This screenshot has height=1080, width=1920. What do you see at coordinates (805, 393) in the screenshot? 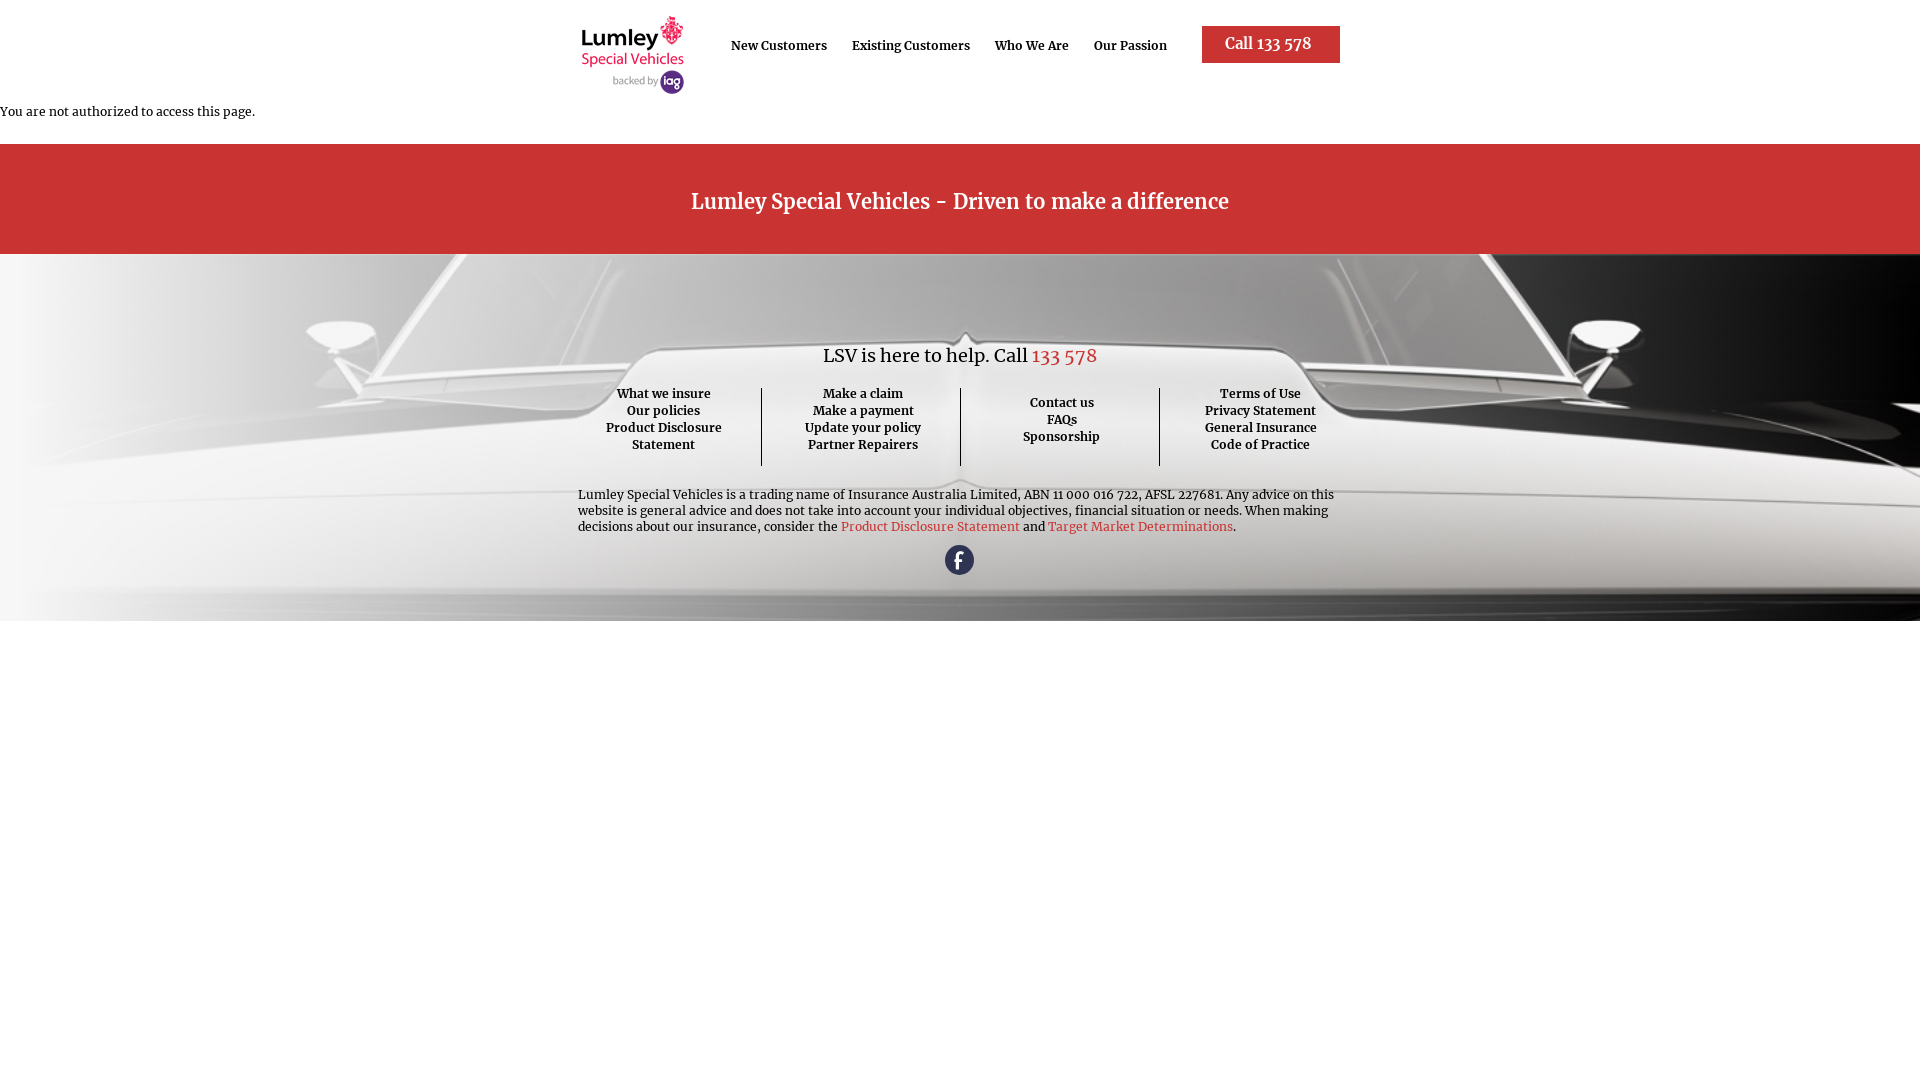
I see `'Make a claim'` at bounding box center [805, 393].